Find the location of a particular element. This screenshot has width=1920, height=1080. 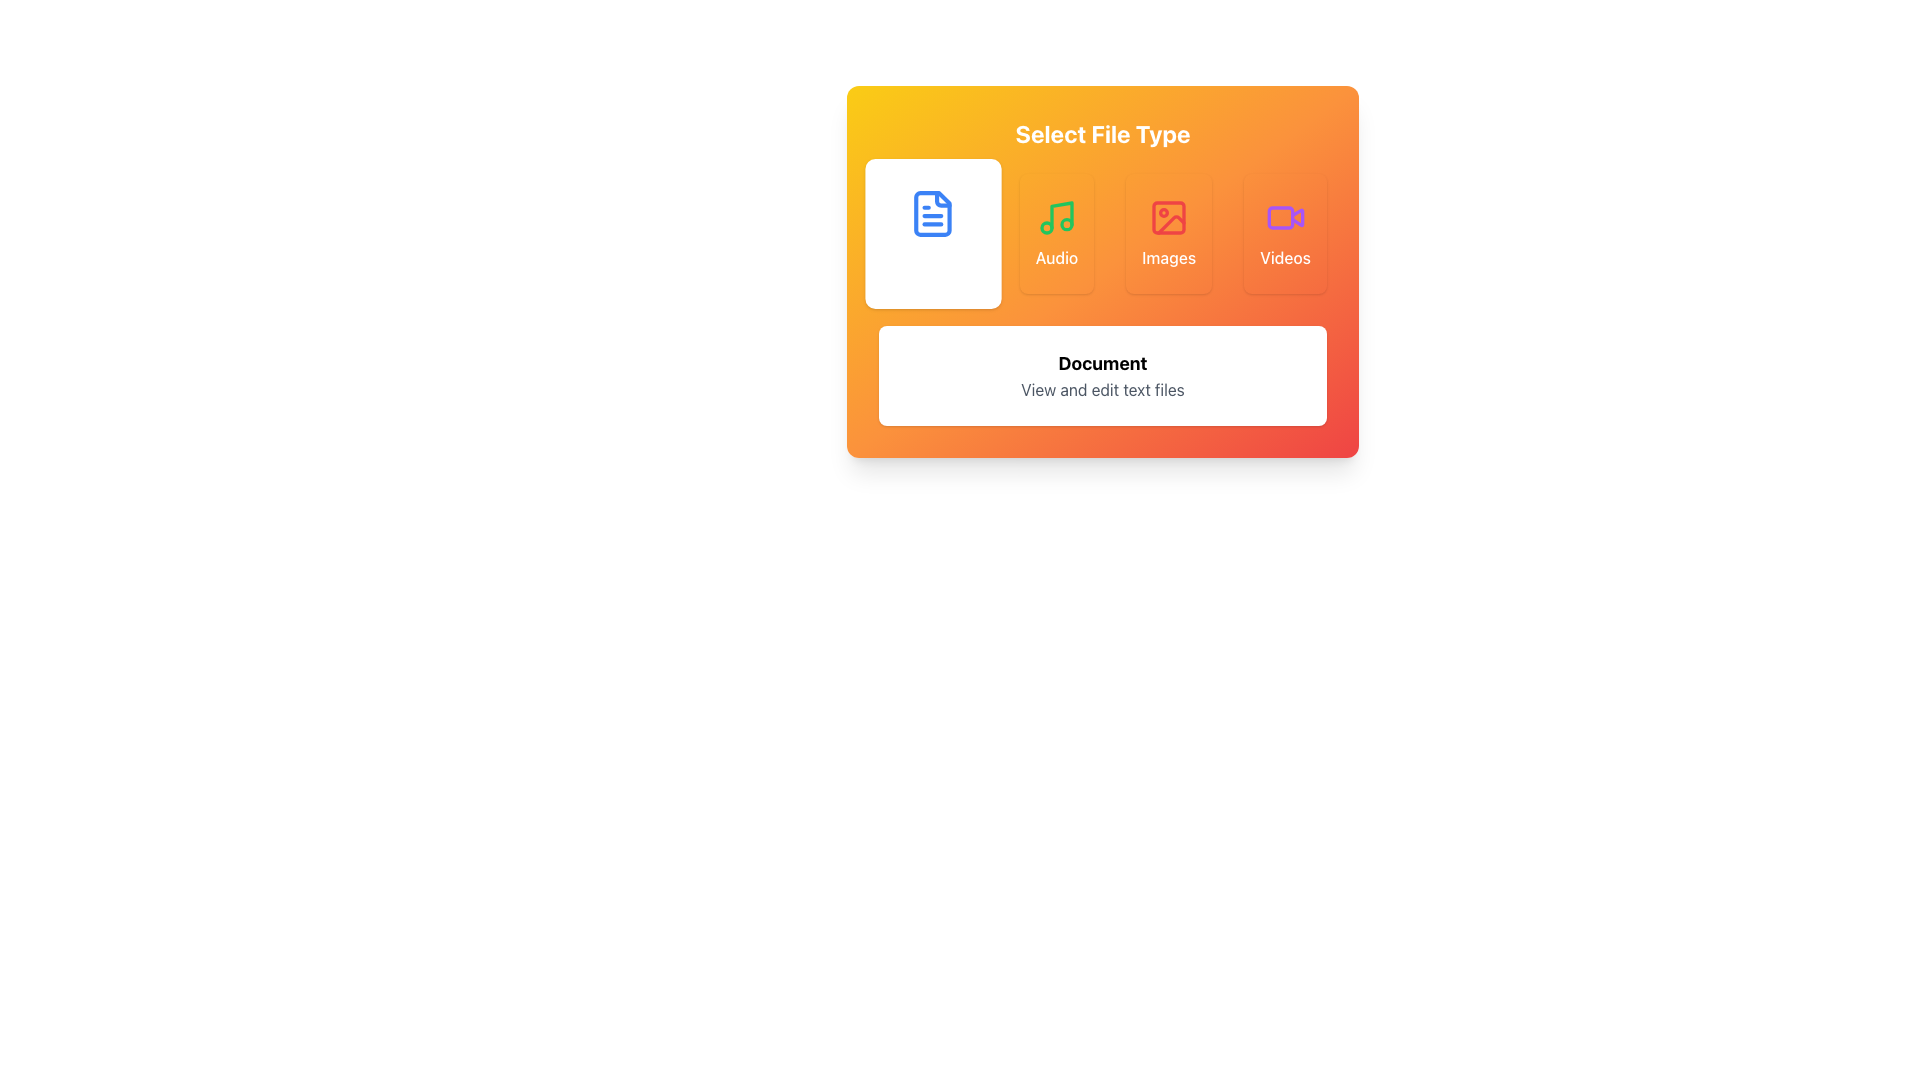

the green musical note icon located in the 'Audio' section of the selection panel, positioned between the first option and the Images option is located at coordinates (1055, 218).